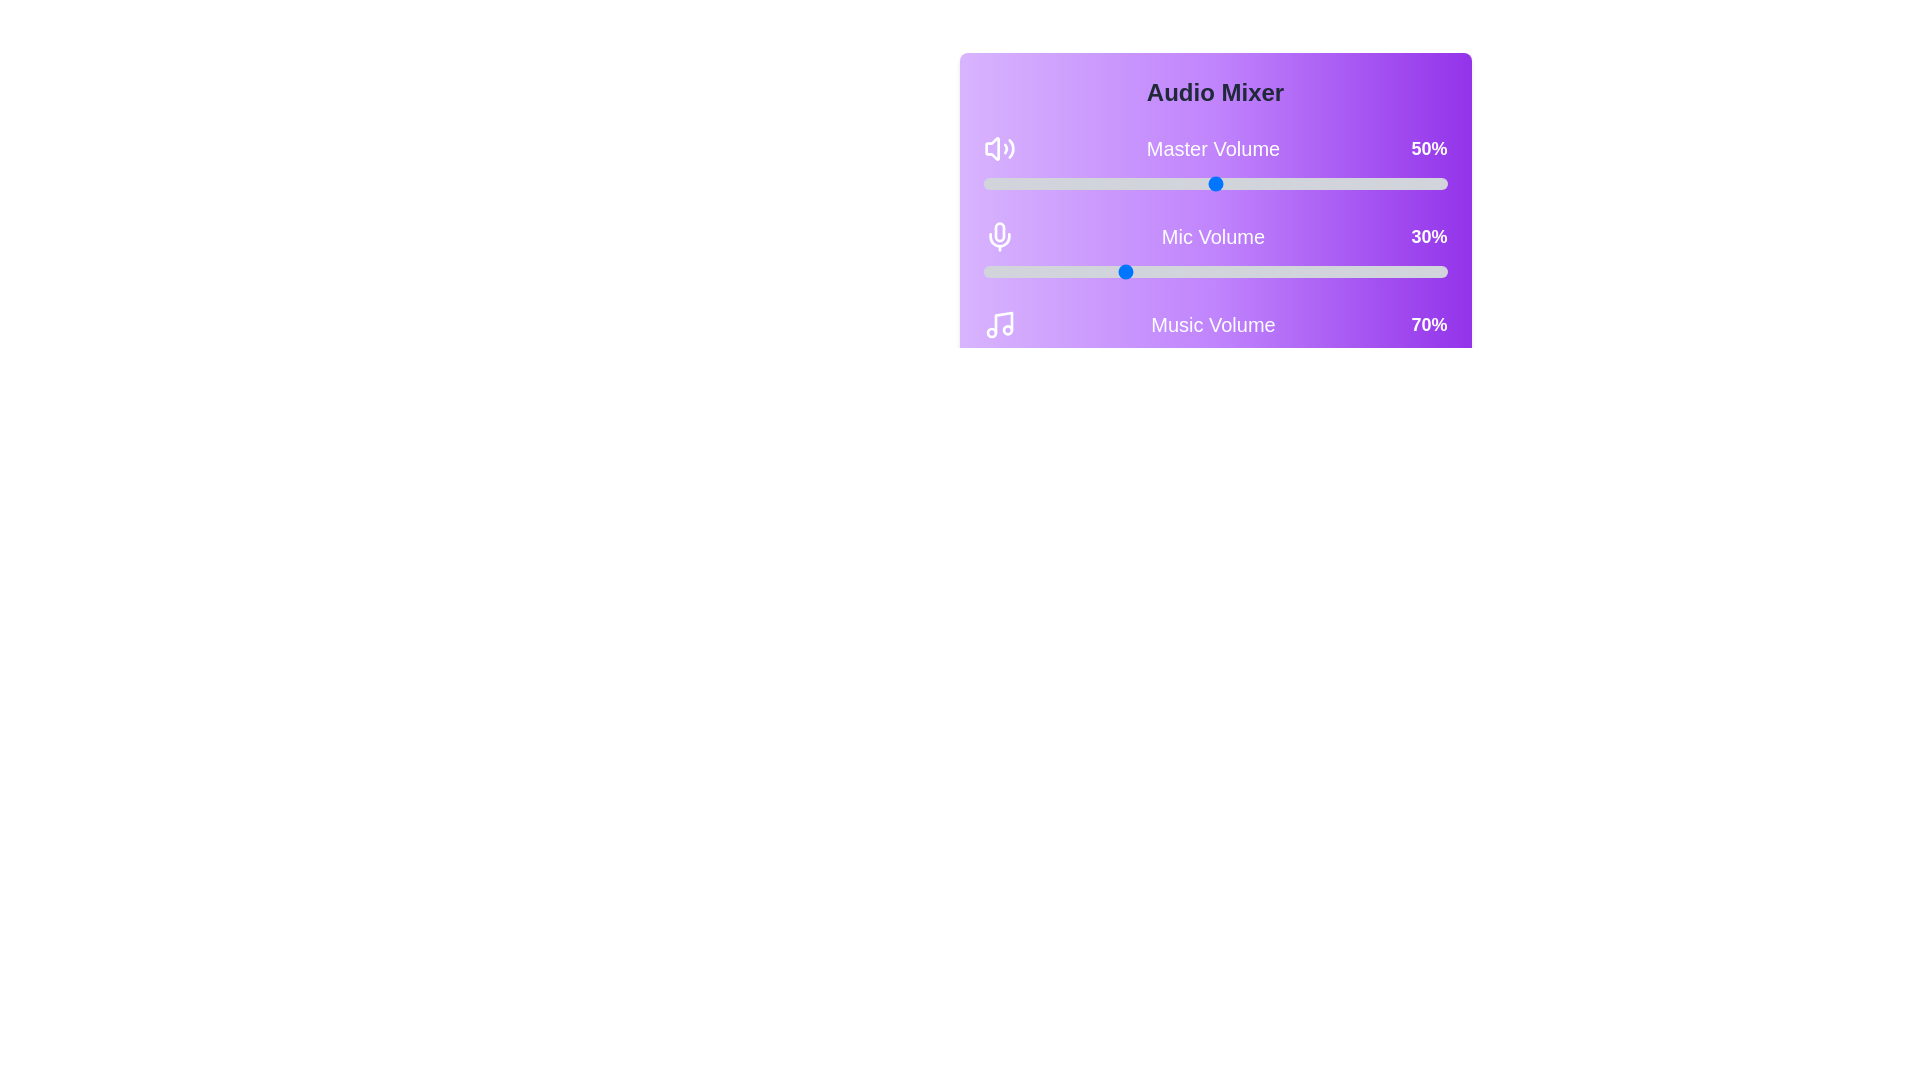 The width and height of the screenshot is (1920, 1080). Describe the element at coordinates (1289, 272) in the screenshot. I see `the microphone volume` at that location.